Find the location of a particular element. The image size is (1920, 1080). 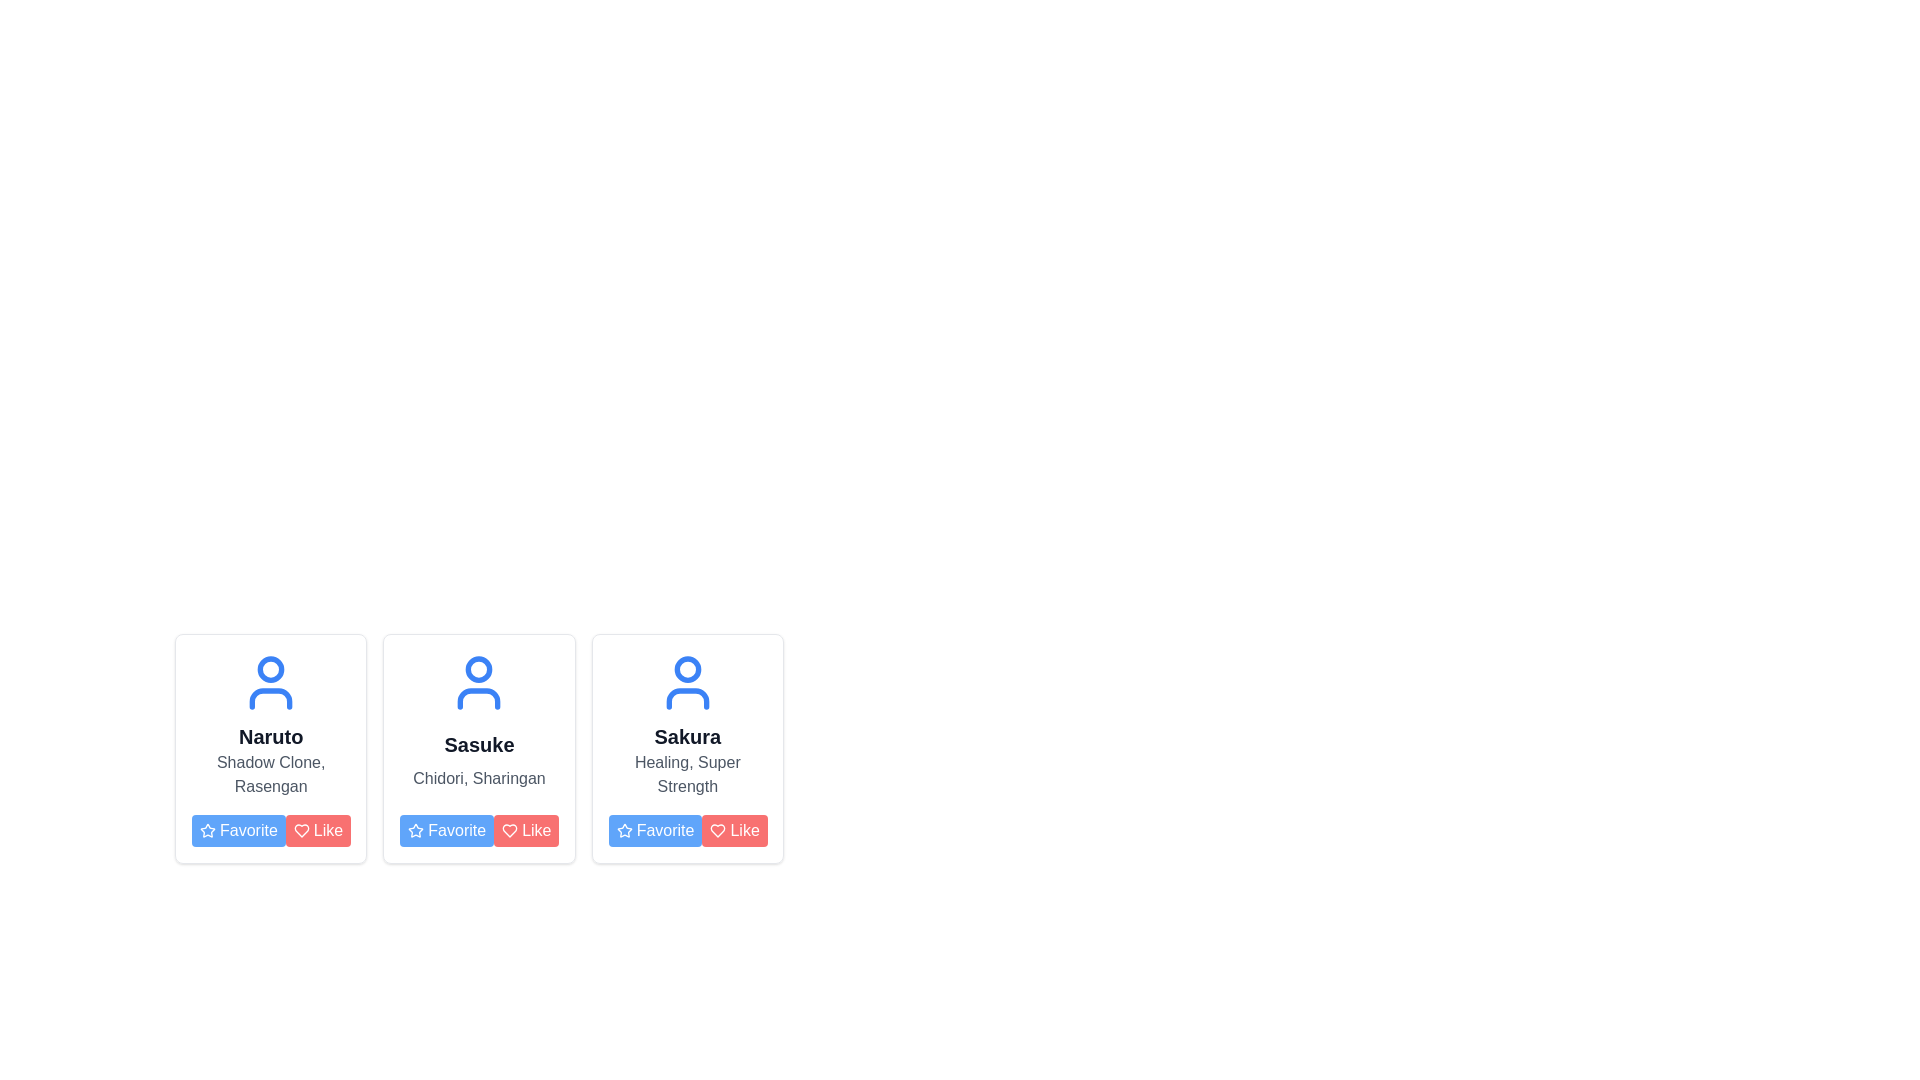

the surrounding area of the circular graphical element within the 'user' icon located in the central card of the interface is located at coordinates (478, 669).